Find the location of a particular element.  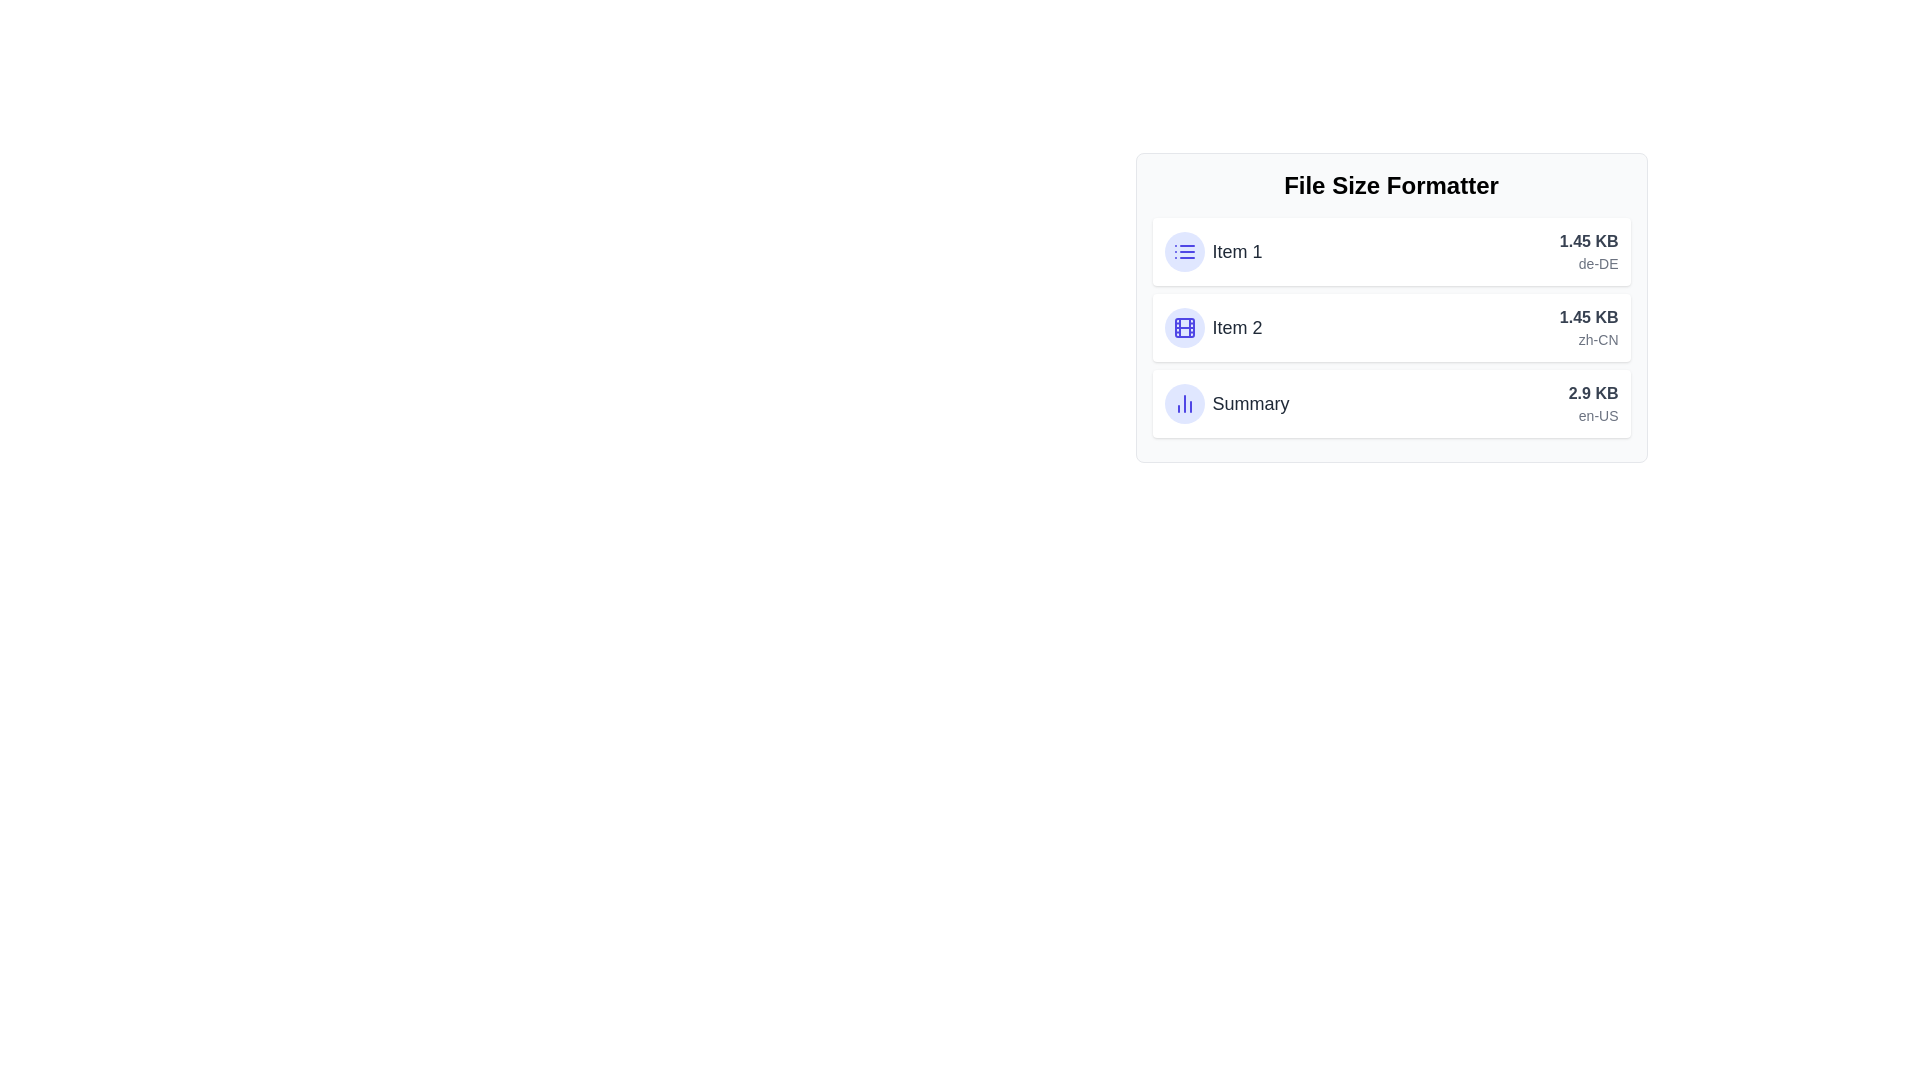

the text label displaying 'zh-CN', which is a small gray text label located beneath '1.45 KB' in the bottom-right section of the 'Item 2' row is located at coordinates (1588, 338).